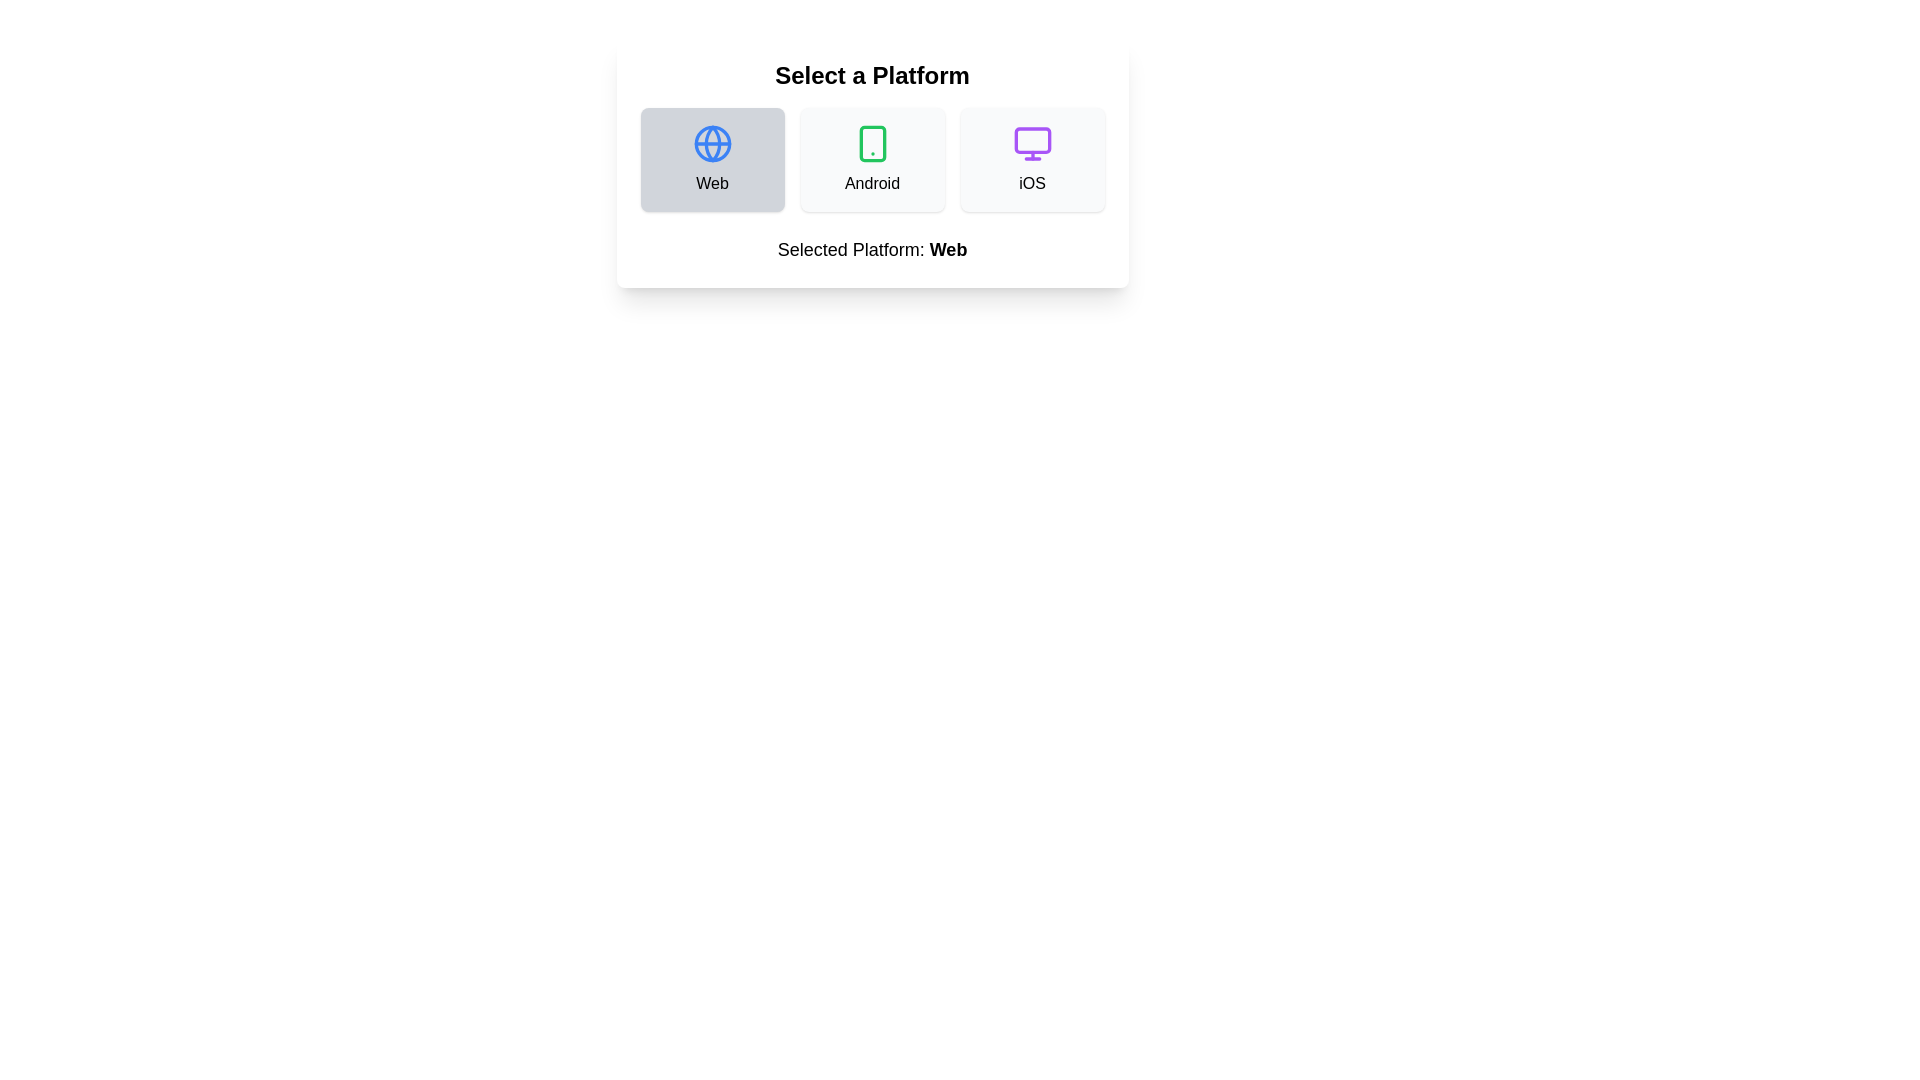 The height and width of the screenshot is (1080, 1920). I want to click on the platform Web by clicking its corresponding button, so click(712, 158).